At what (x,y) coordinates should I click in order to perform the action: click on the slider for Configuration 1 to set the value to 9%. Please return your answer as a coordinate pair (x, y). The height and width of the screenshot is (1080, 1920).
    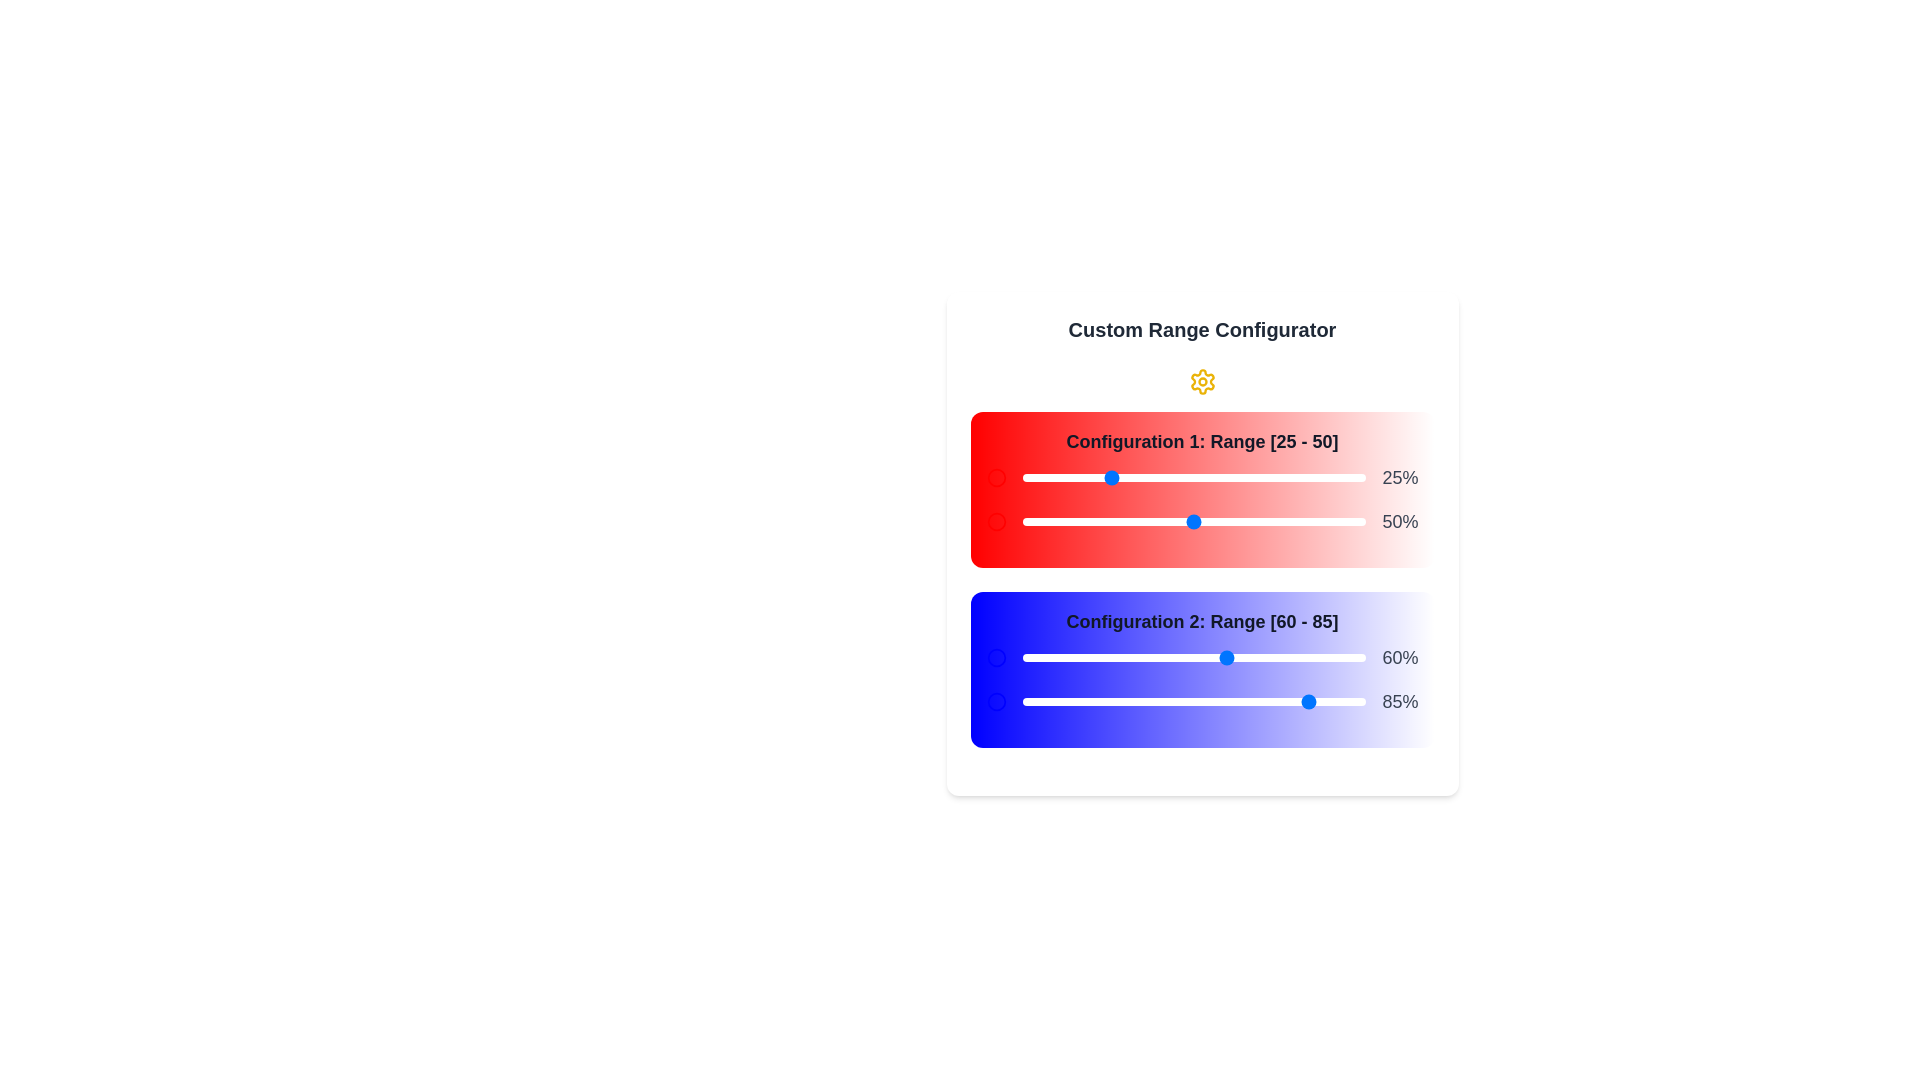
    Looking at the image, I should click on (1052, 478).